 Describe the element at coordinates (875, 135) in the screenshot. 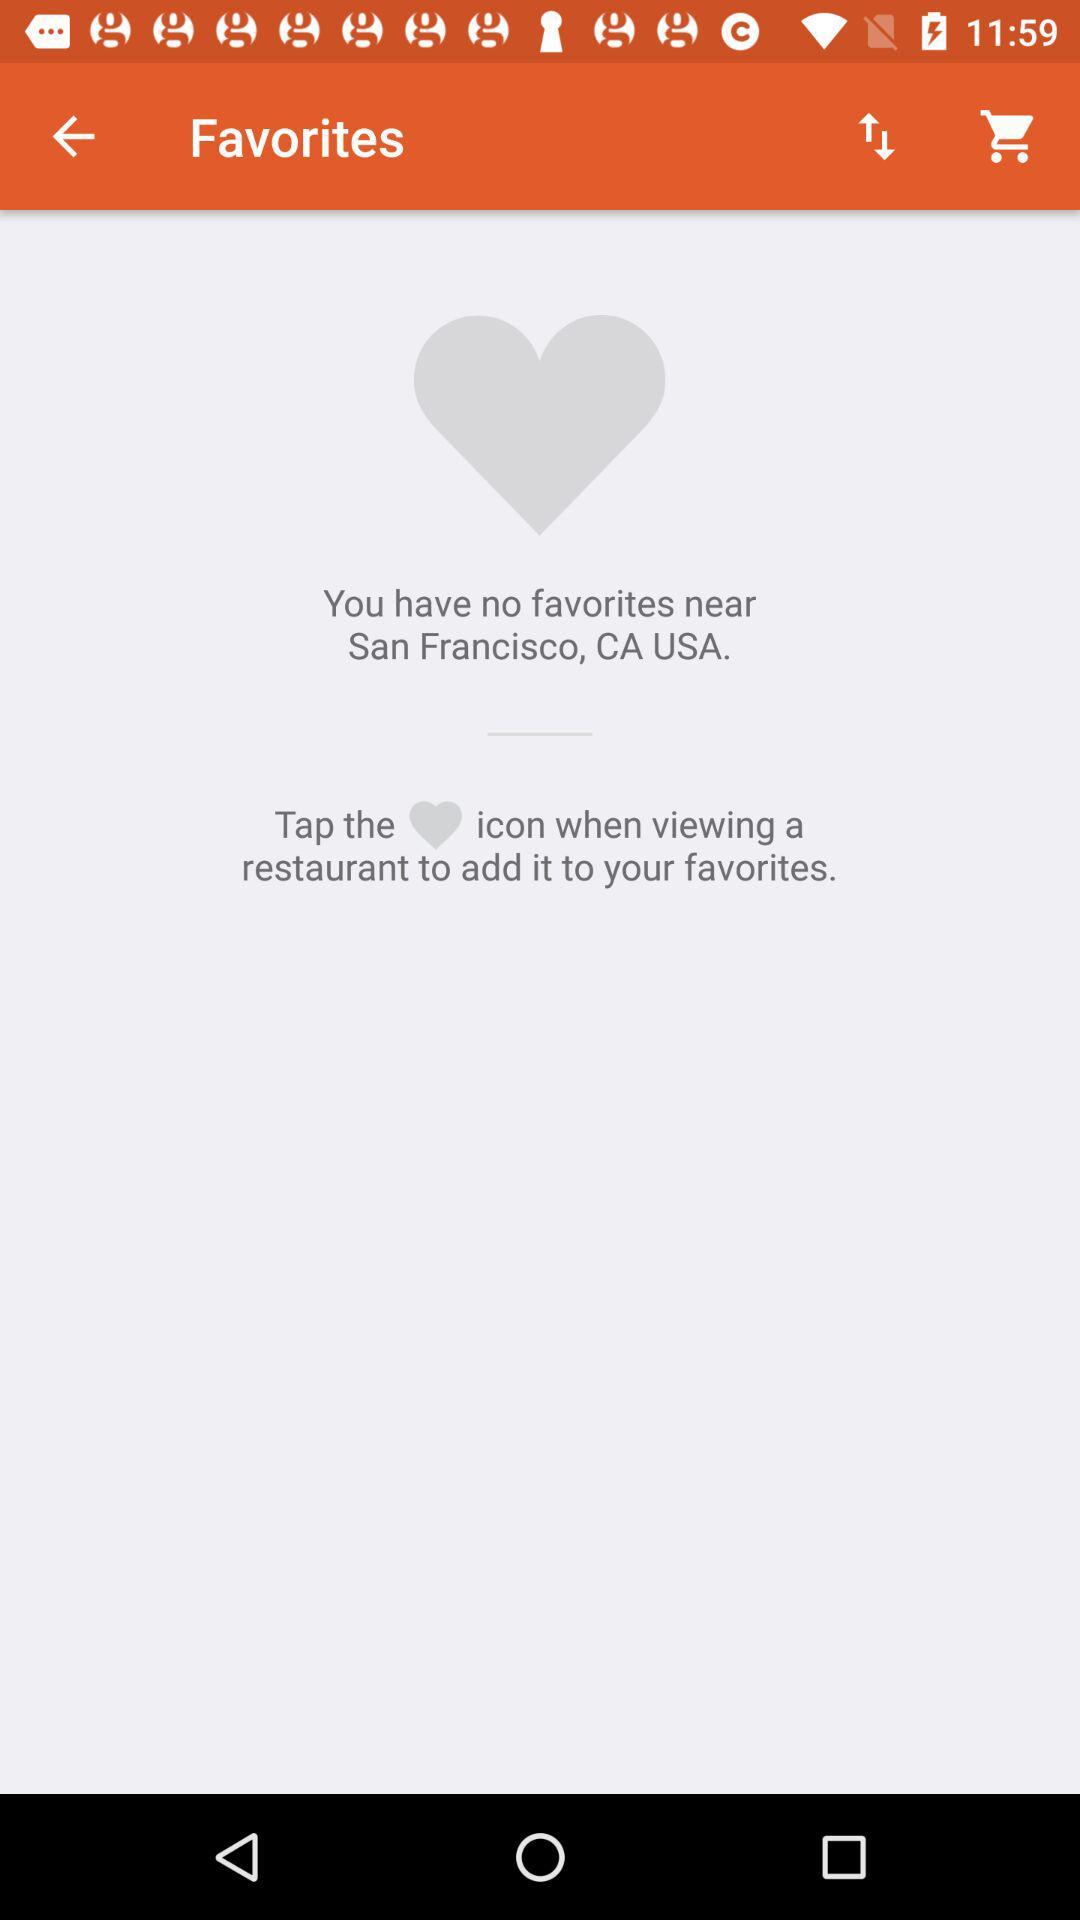

I see `the icon above the you have no icon` at that location.